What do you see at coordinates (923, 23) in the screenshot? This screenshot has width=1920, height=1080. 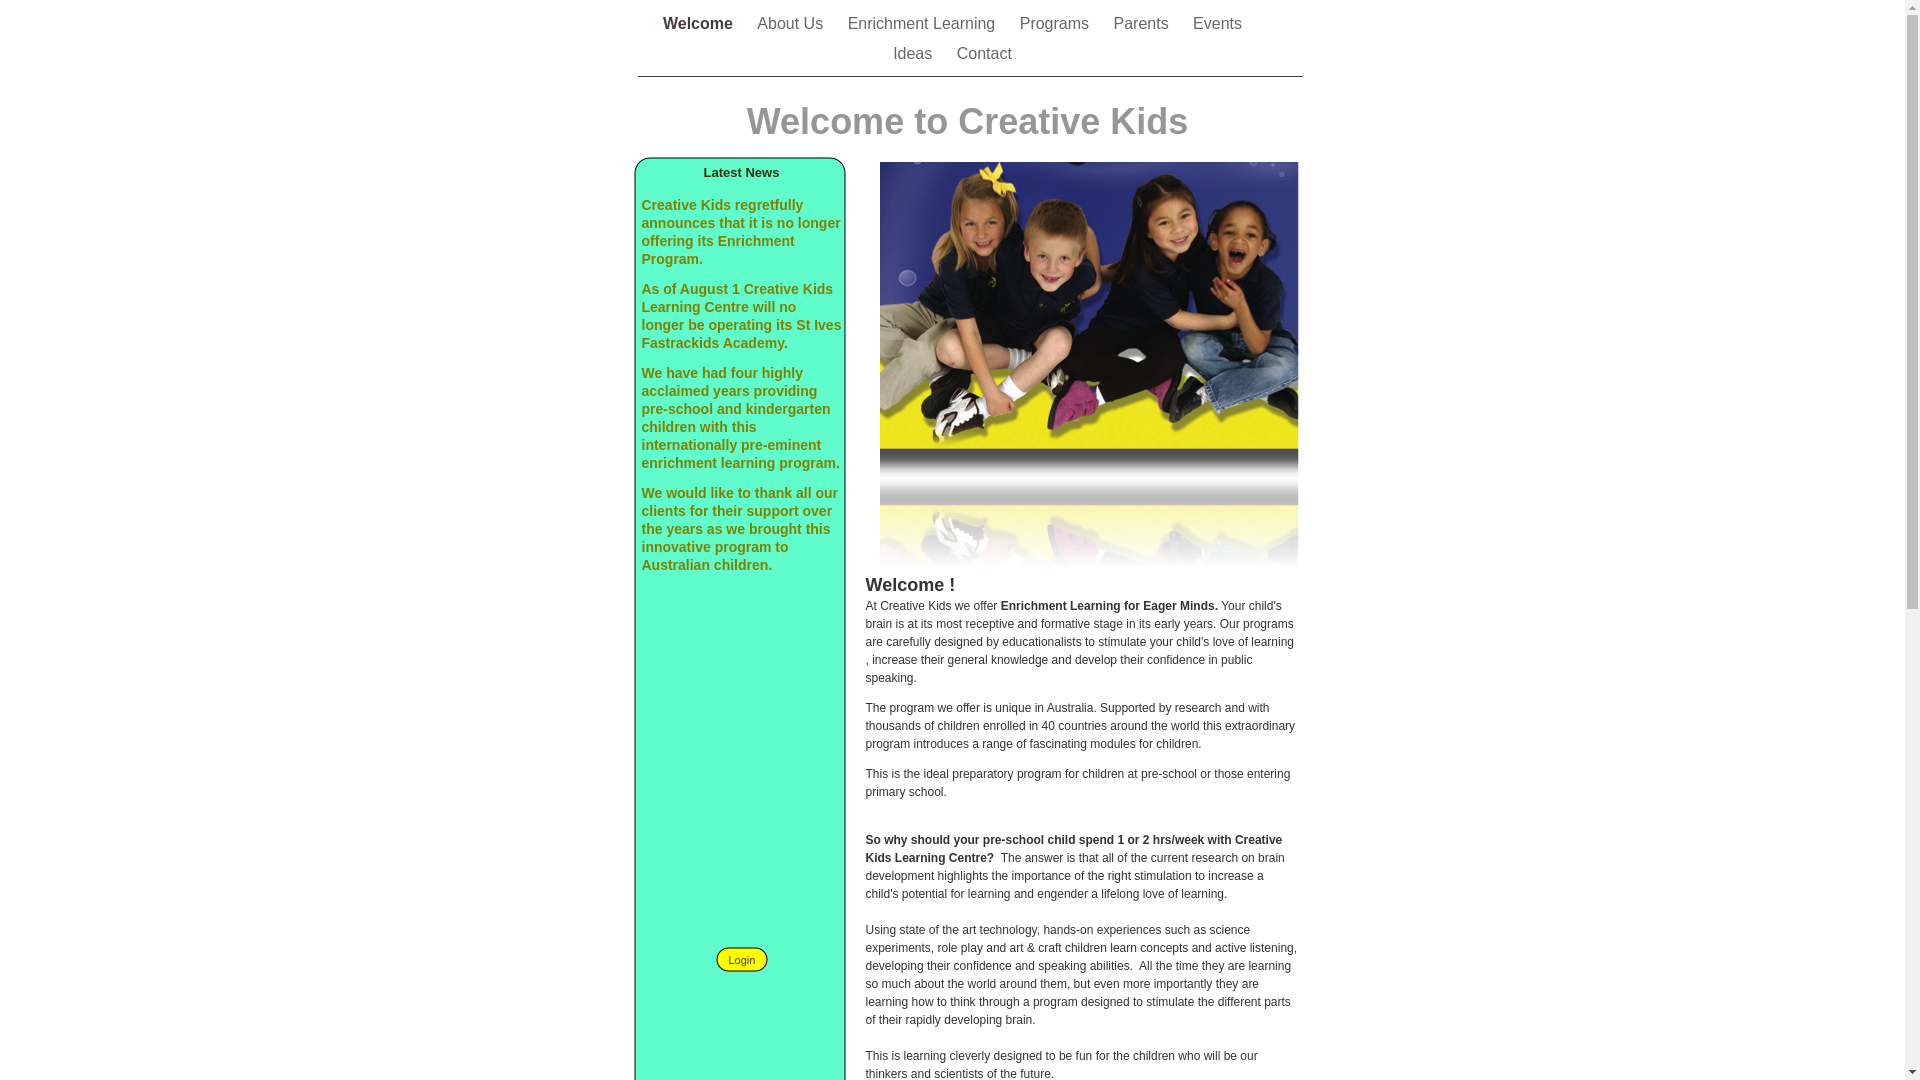 I see `'Enrichment Learning'` at bounding box center [923, 23].